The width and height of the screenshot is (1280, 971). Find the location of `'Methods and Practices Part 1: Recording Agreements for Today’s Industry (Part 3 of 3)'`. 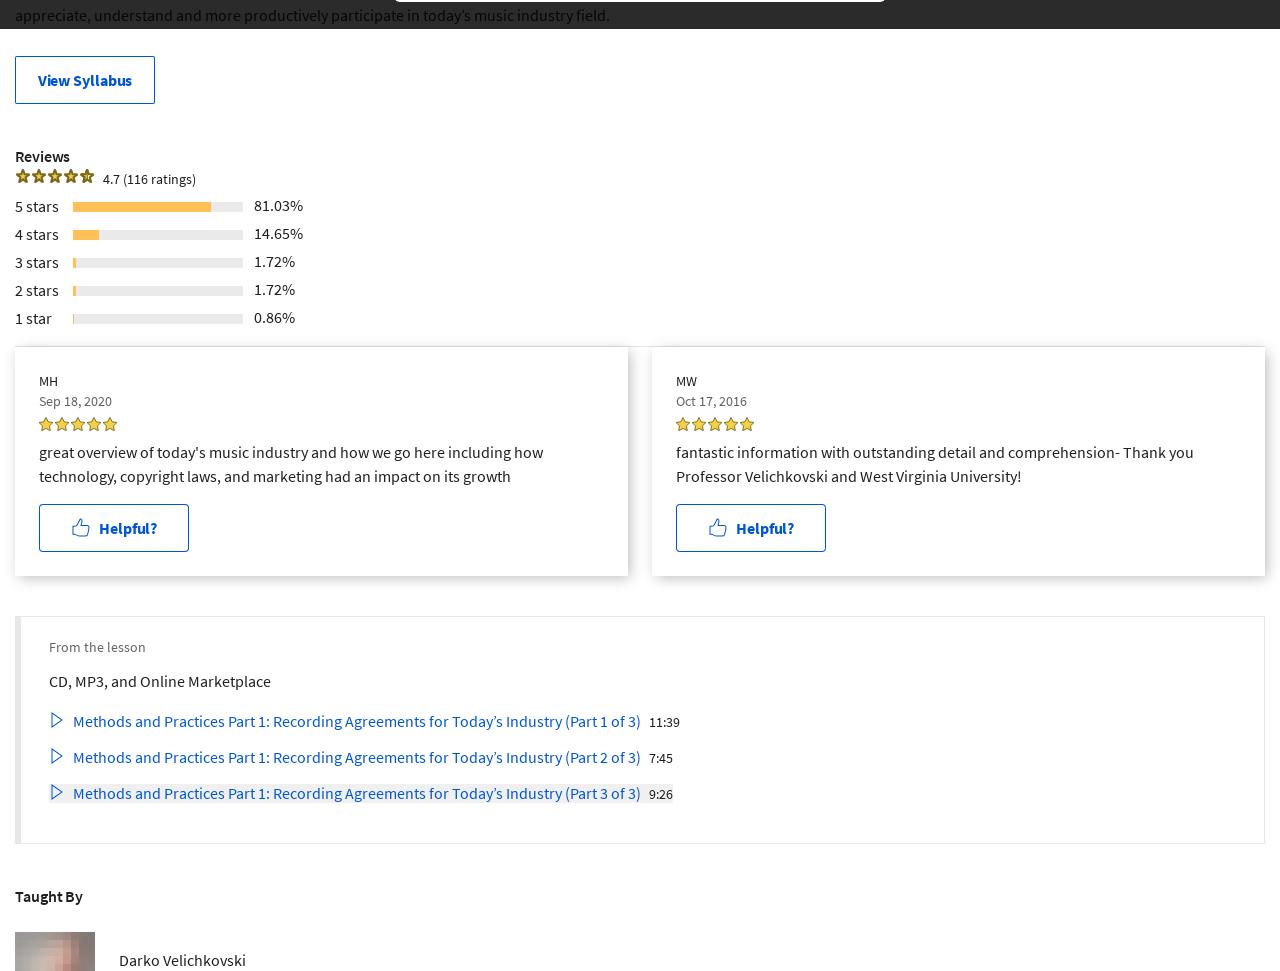

'Methods and Practices Part 1: Recording Agreements for Today’s Industry (Part 3 of 3)' is located at coordinates (356, 792).